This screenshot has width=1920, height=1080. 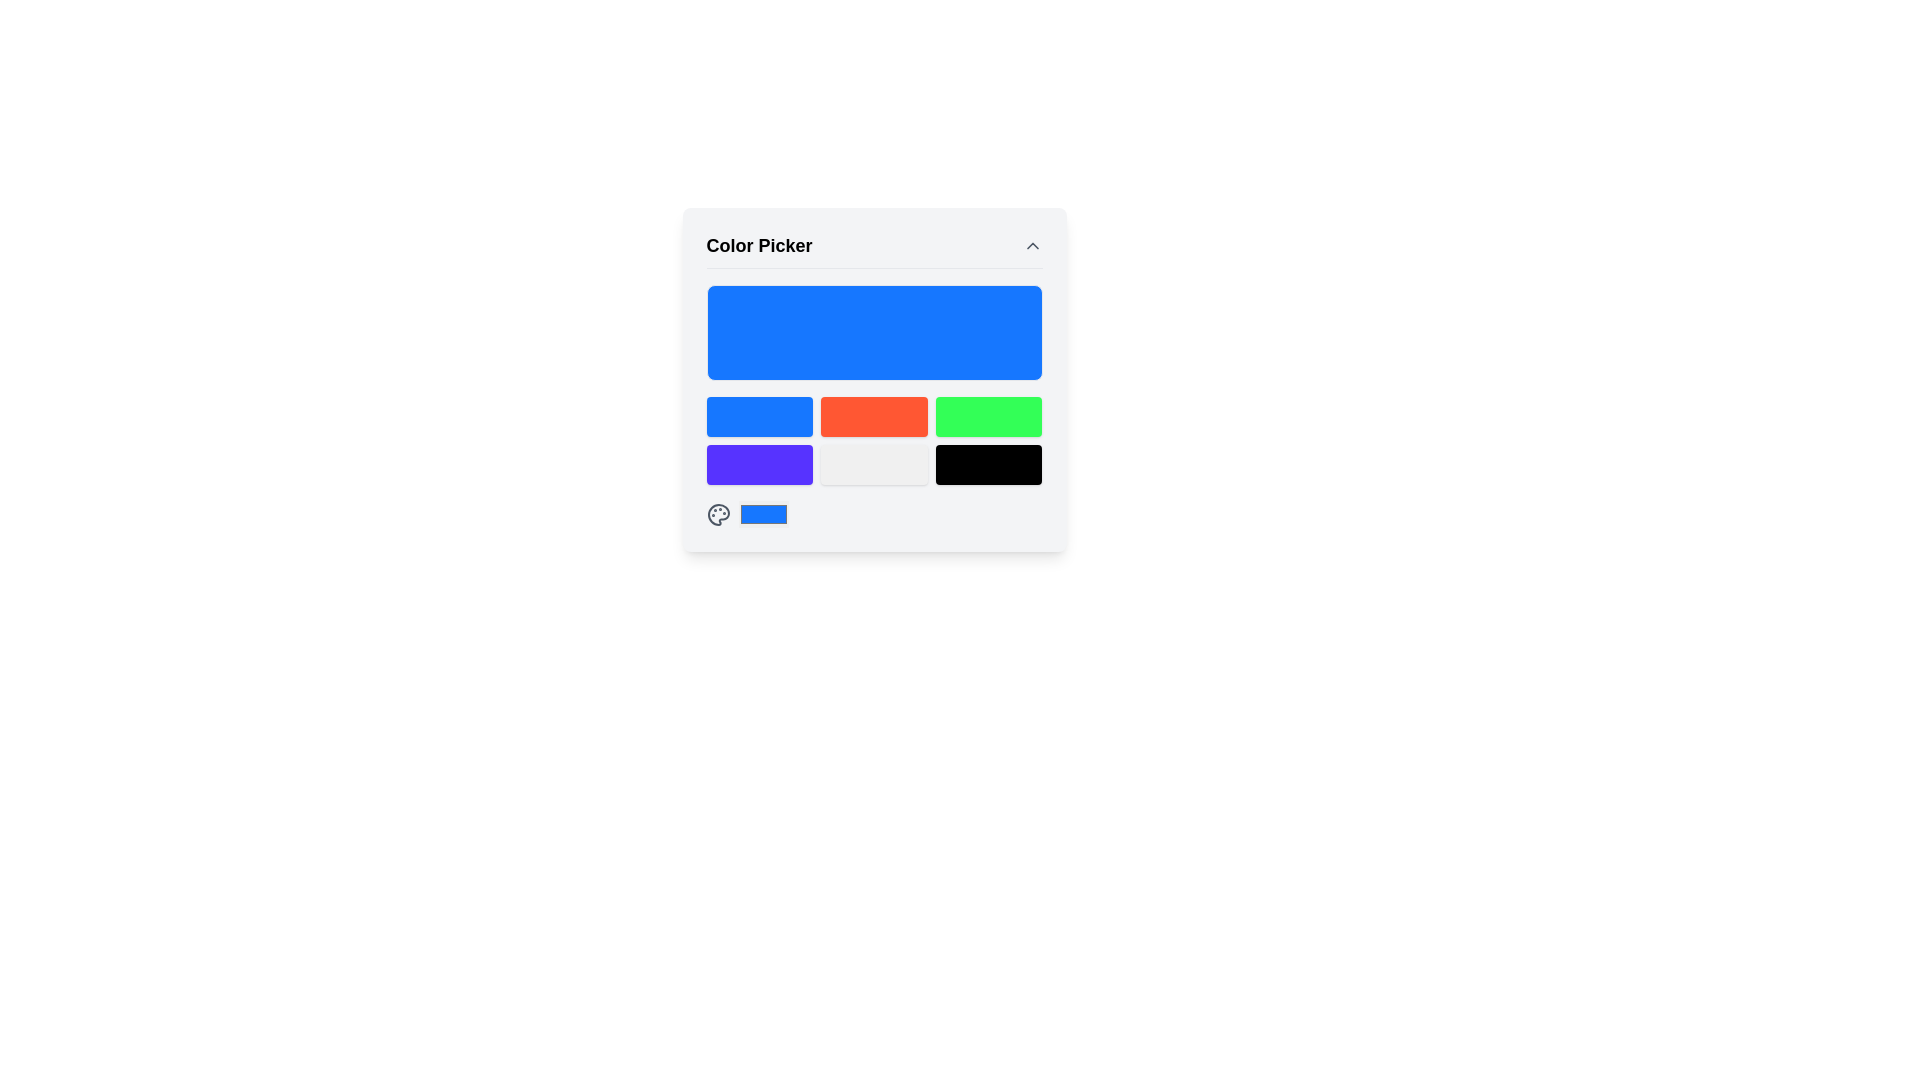 What do you see at coordinates (989, 465) in the screenshot?
I see `the plain black rectangular button located in the bottom-right corner of the color-picker interface` at bounding box center [989, 465].